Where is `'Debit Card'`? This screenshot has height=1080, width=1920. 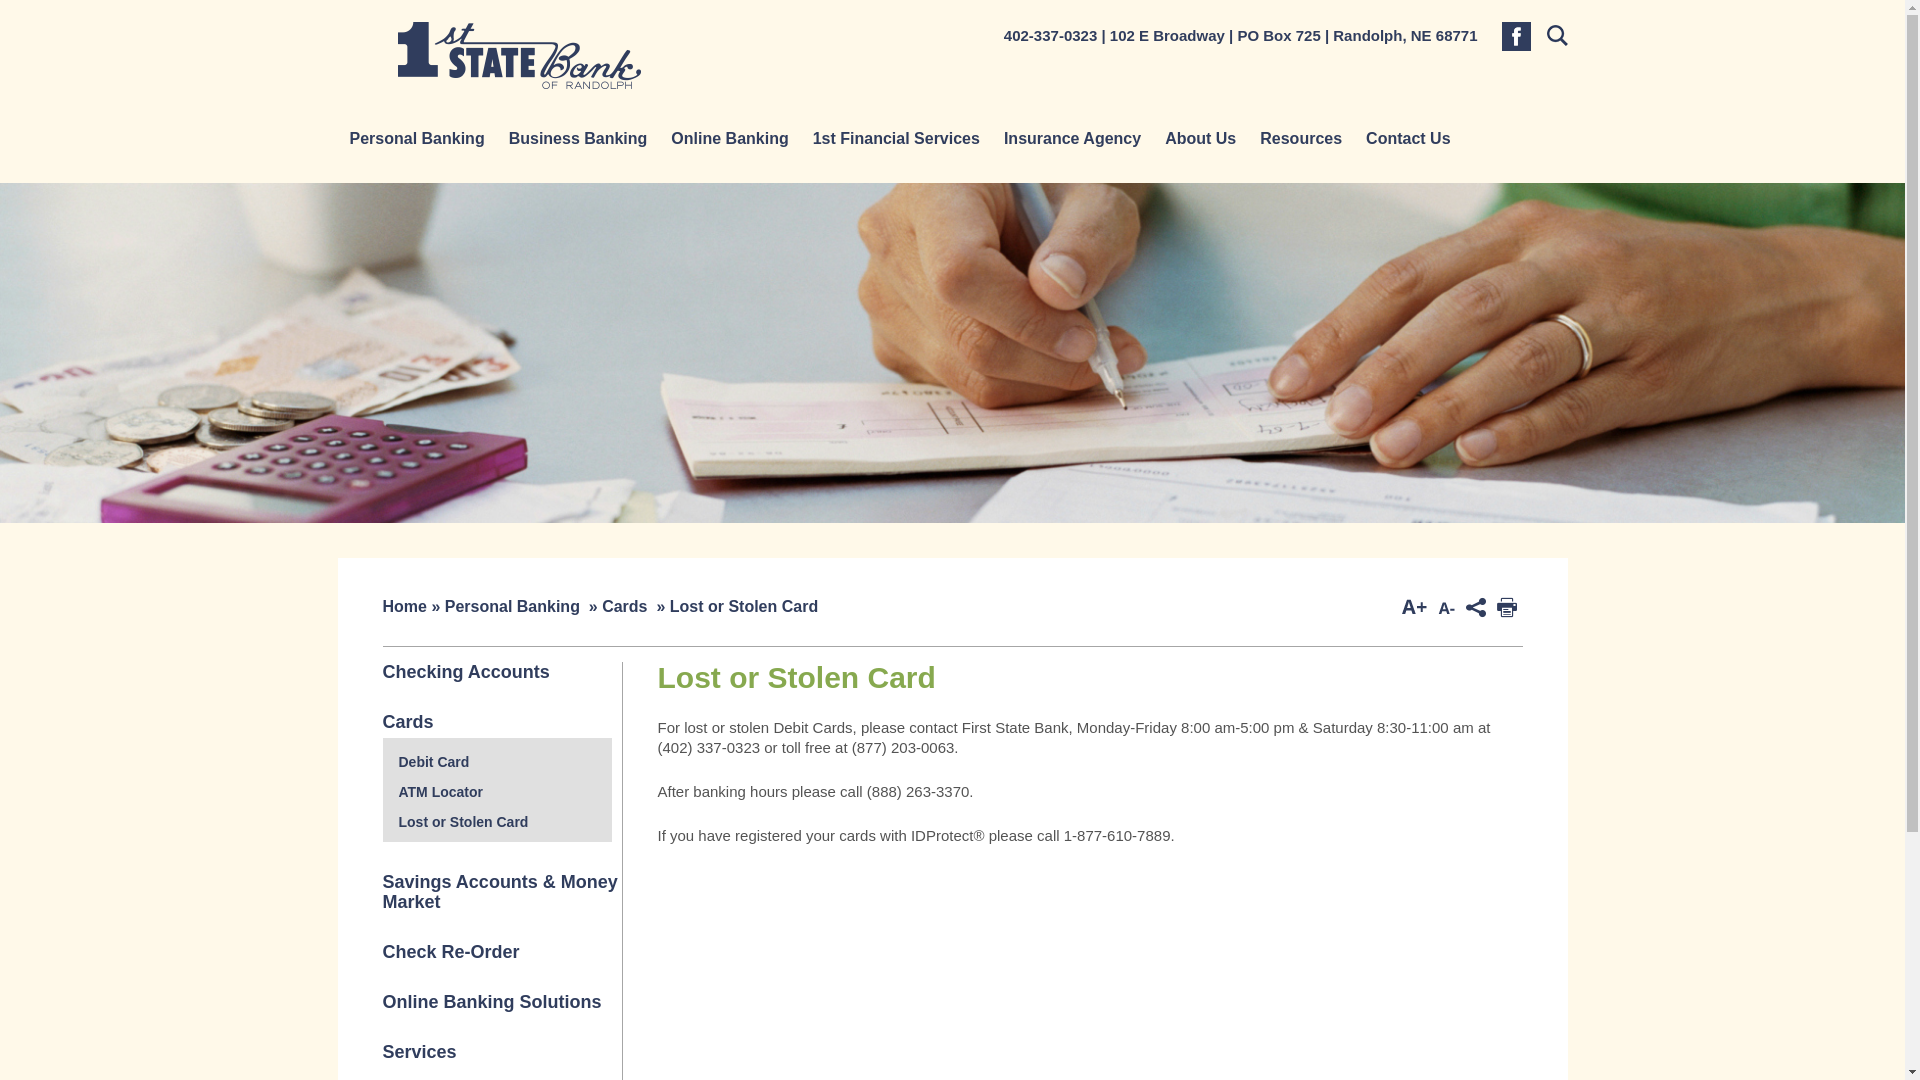 'Debit Card' is located at coordinates (432, 762).